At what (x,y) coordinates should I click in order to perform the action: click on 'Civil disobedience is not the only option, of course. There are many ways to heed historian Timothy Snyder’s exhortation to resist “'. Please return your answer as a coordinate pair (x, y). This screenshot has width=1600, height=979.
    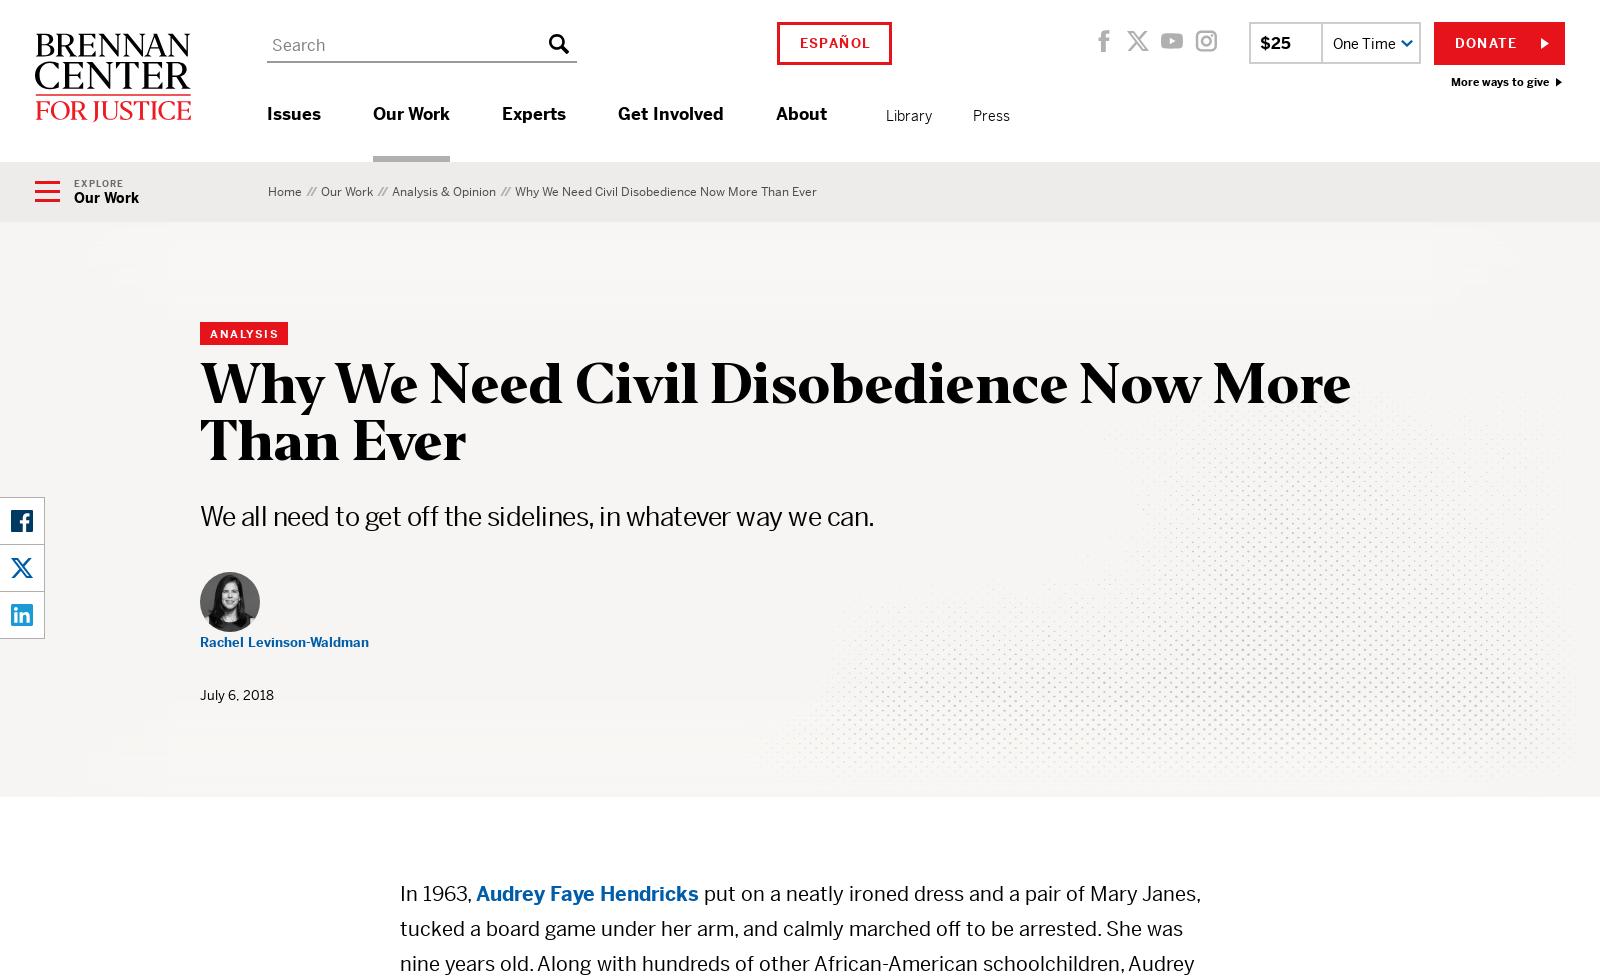
    Looking at the image, I should click on (774, 582).